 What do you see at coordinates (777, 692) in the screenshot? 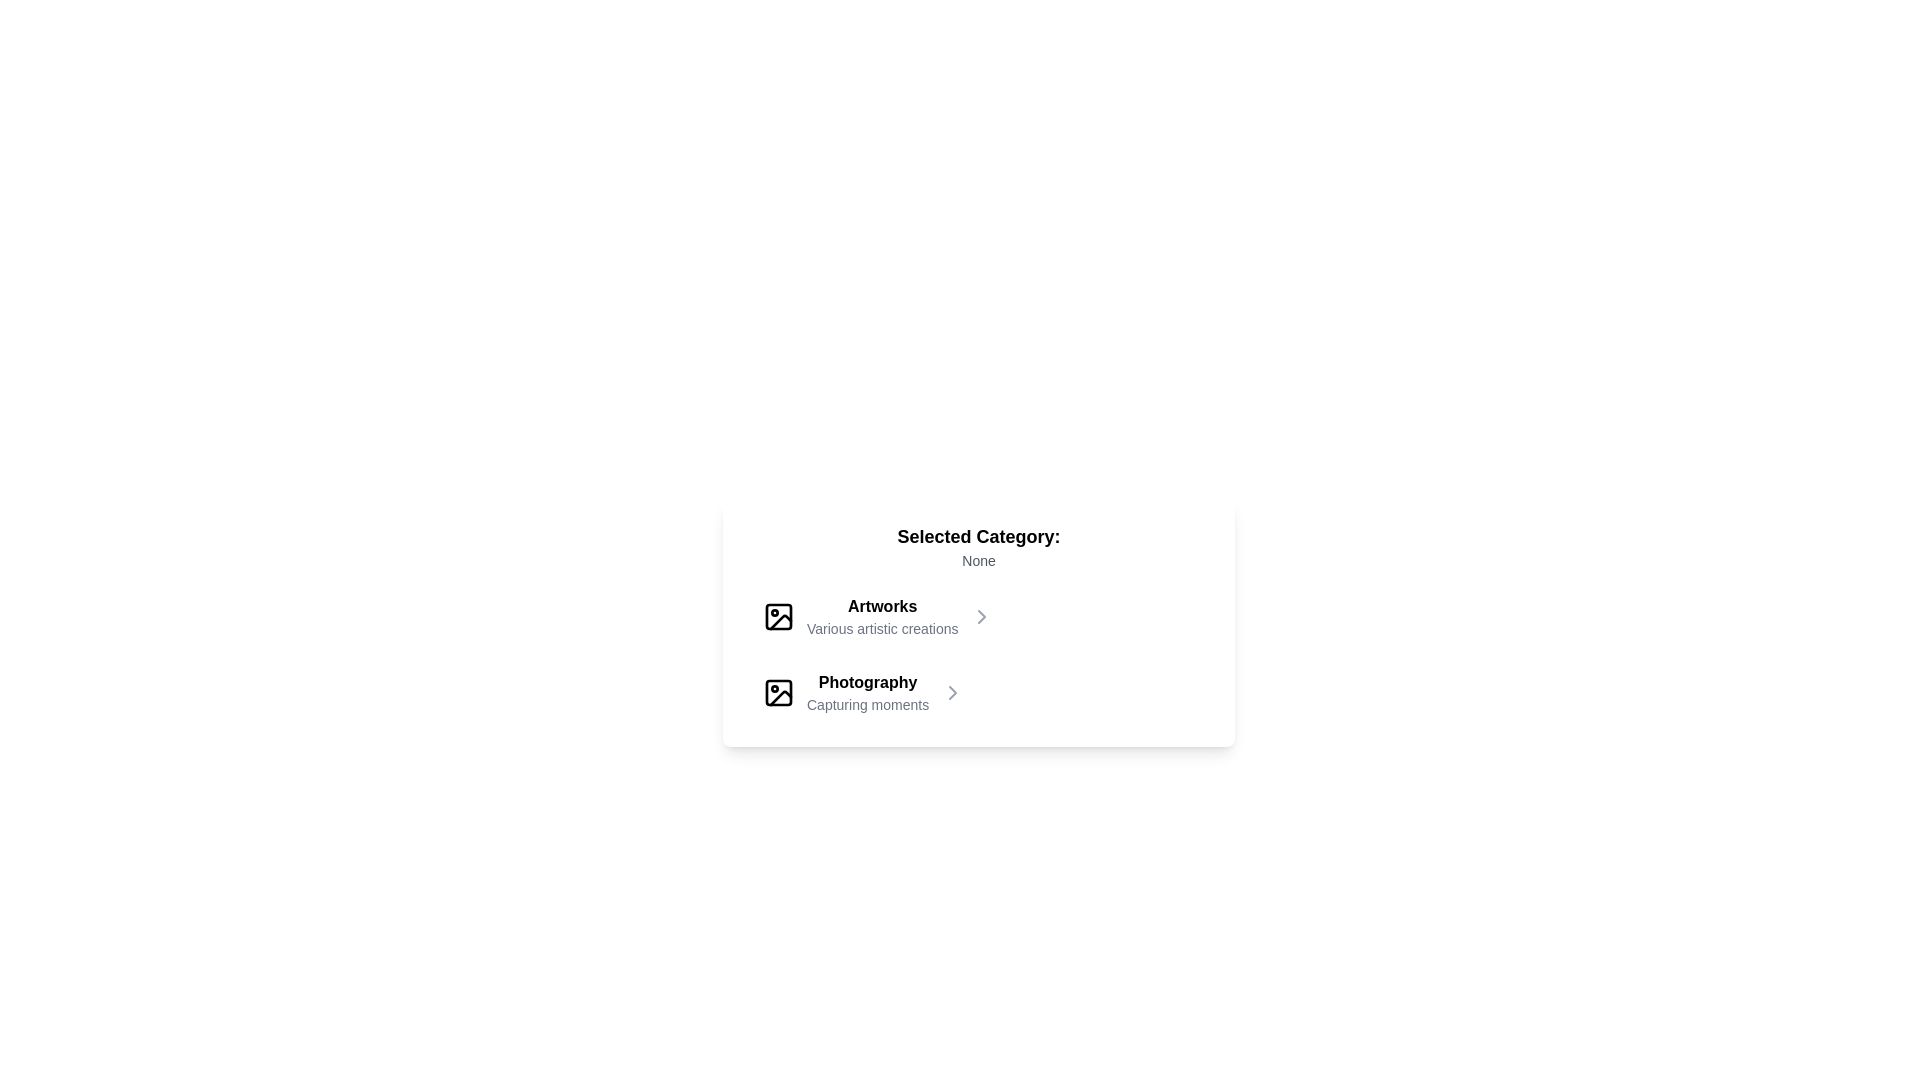
I see `the photography icon located in the second row, to the left of the text 'Photography' and 'Capturing moments', and to the left of the arrow icon pointing right` at bounding box center [777, 692].